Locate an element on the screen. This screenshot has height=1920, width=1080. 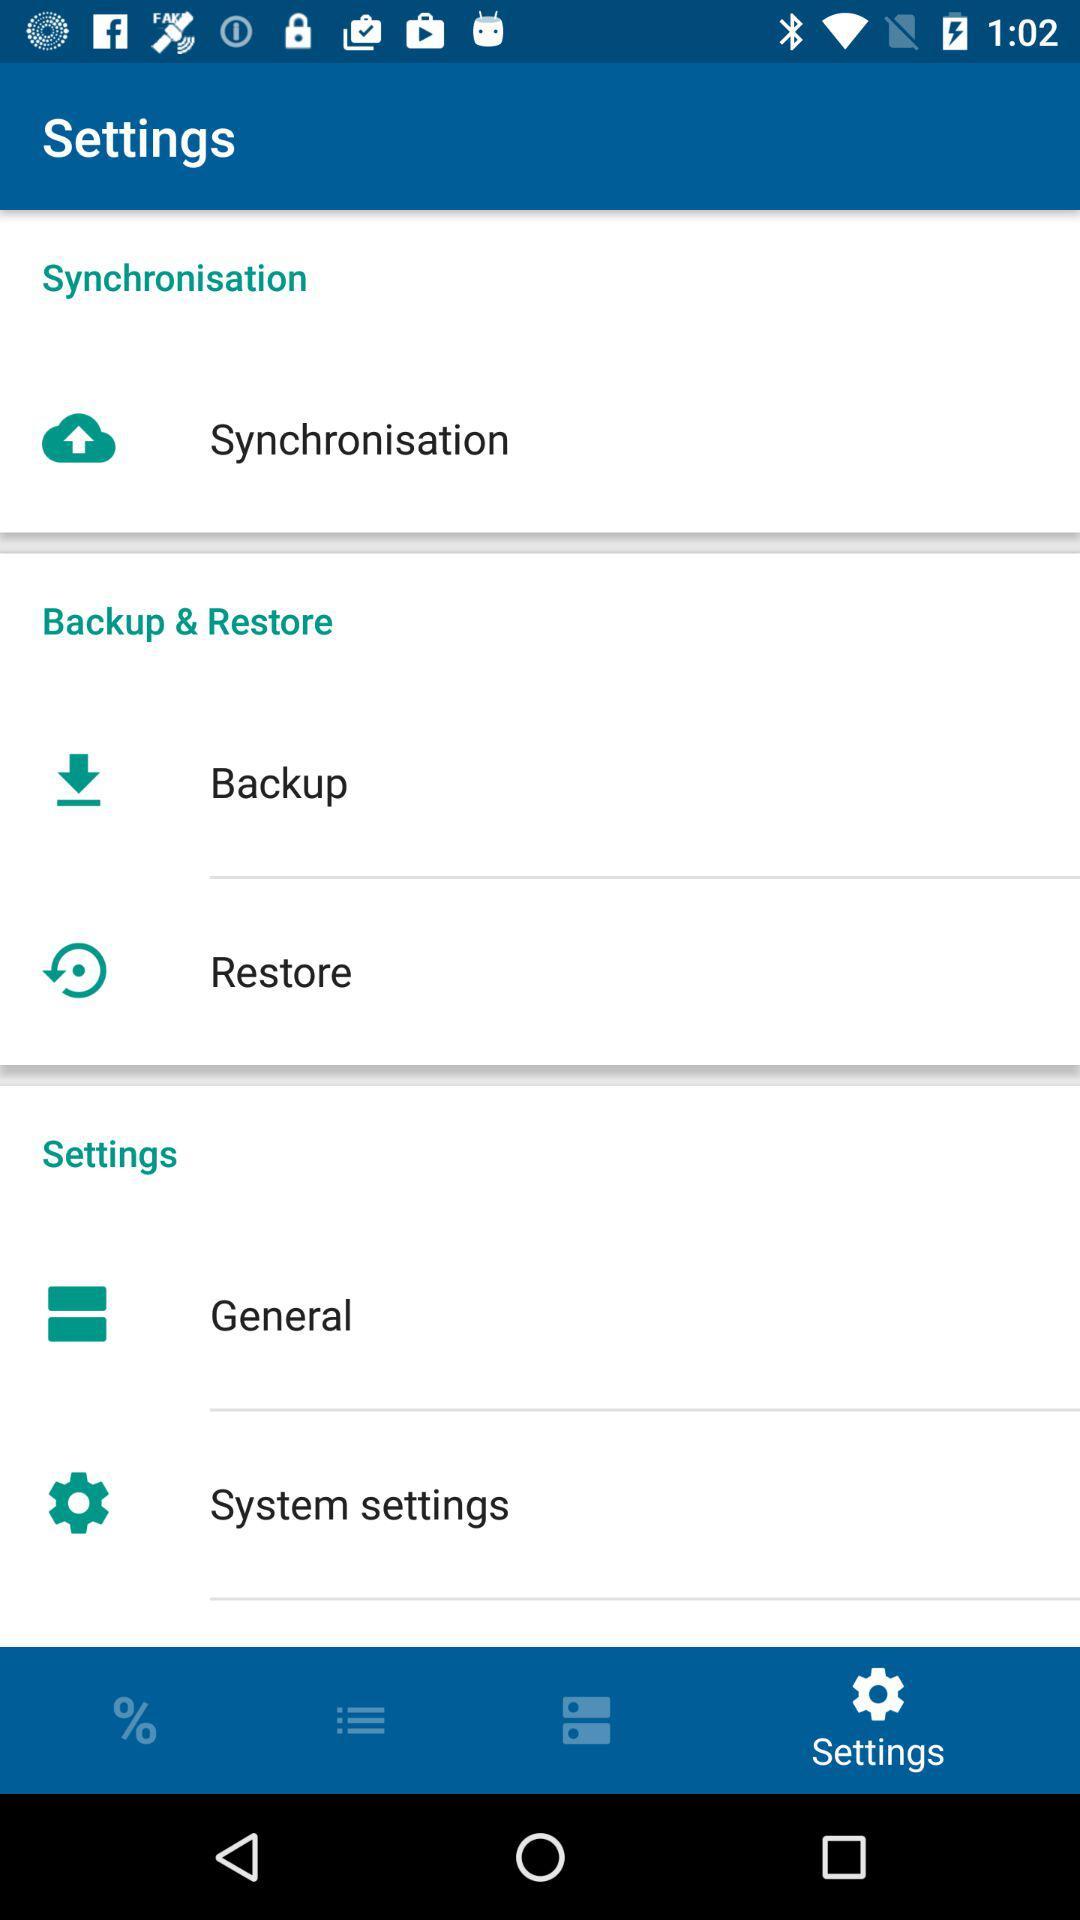
settings is located at coordinates (877, 1719).